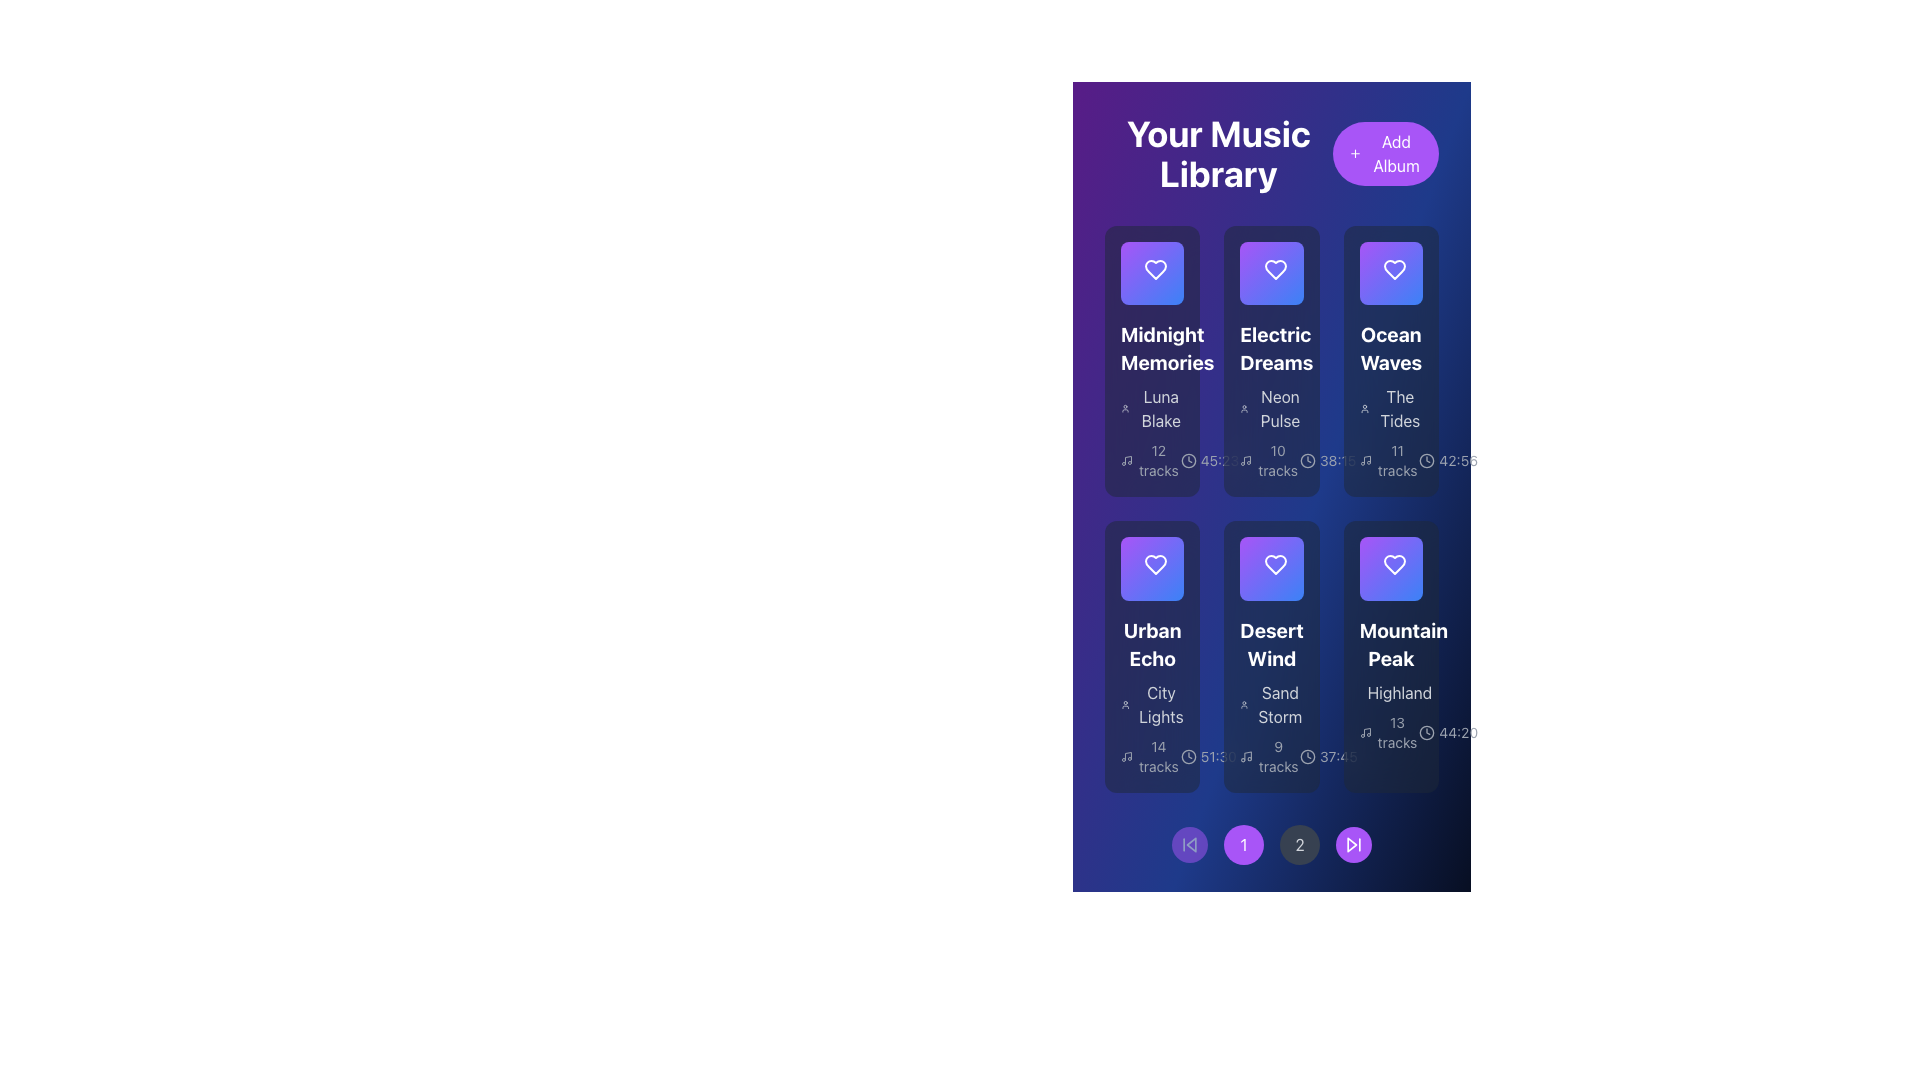 The image size is (1920, 1080). I want to click on the user profile icon, which is a small circular silhouette icon located to the left of the 'City Lights' text in the 'Urban Echo' album section, so click(1125, 703).